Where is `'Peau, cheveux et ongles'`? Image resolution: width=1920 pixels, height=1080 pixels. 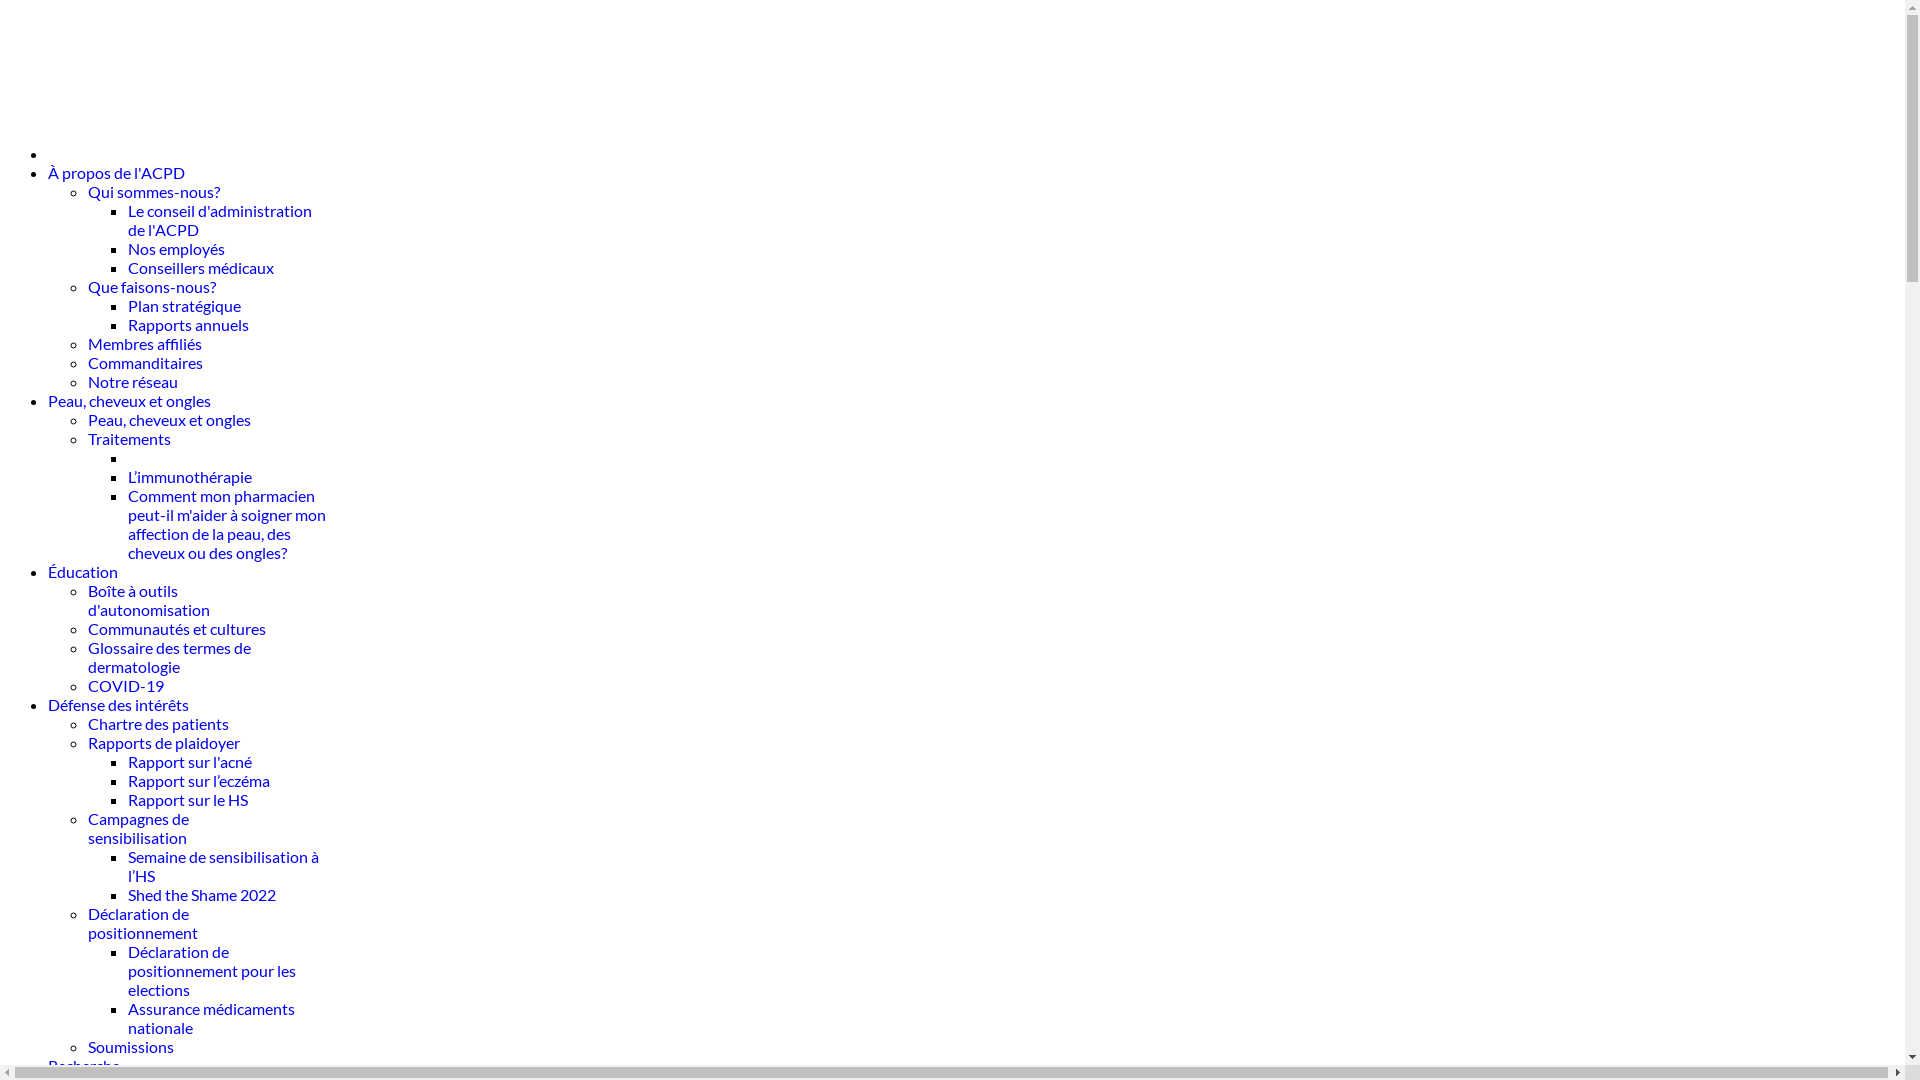
'Peau, cheveux et ongles' is located at coordinates (169, 418).